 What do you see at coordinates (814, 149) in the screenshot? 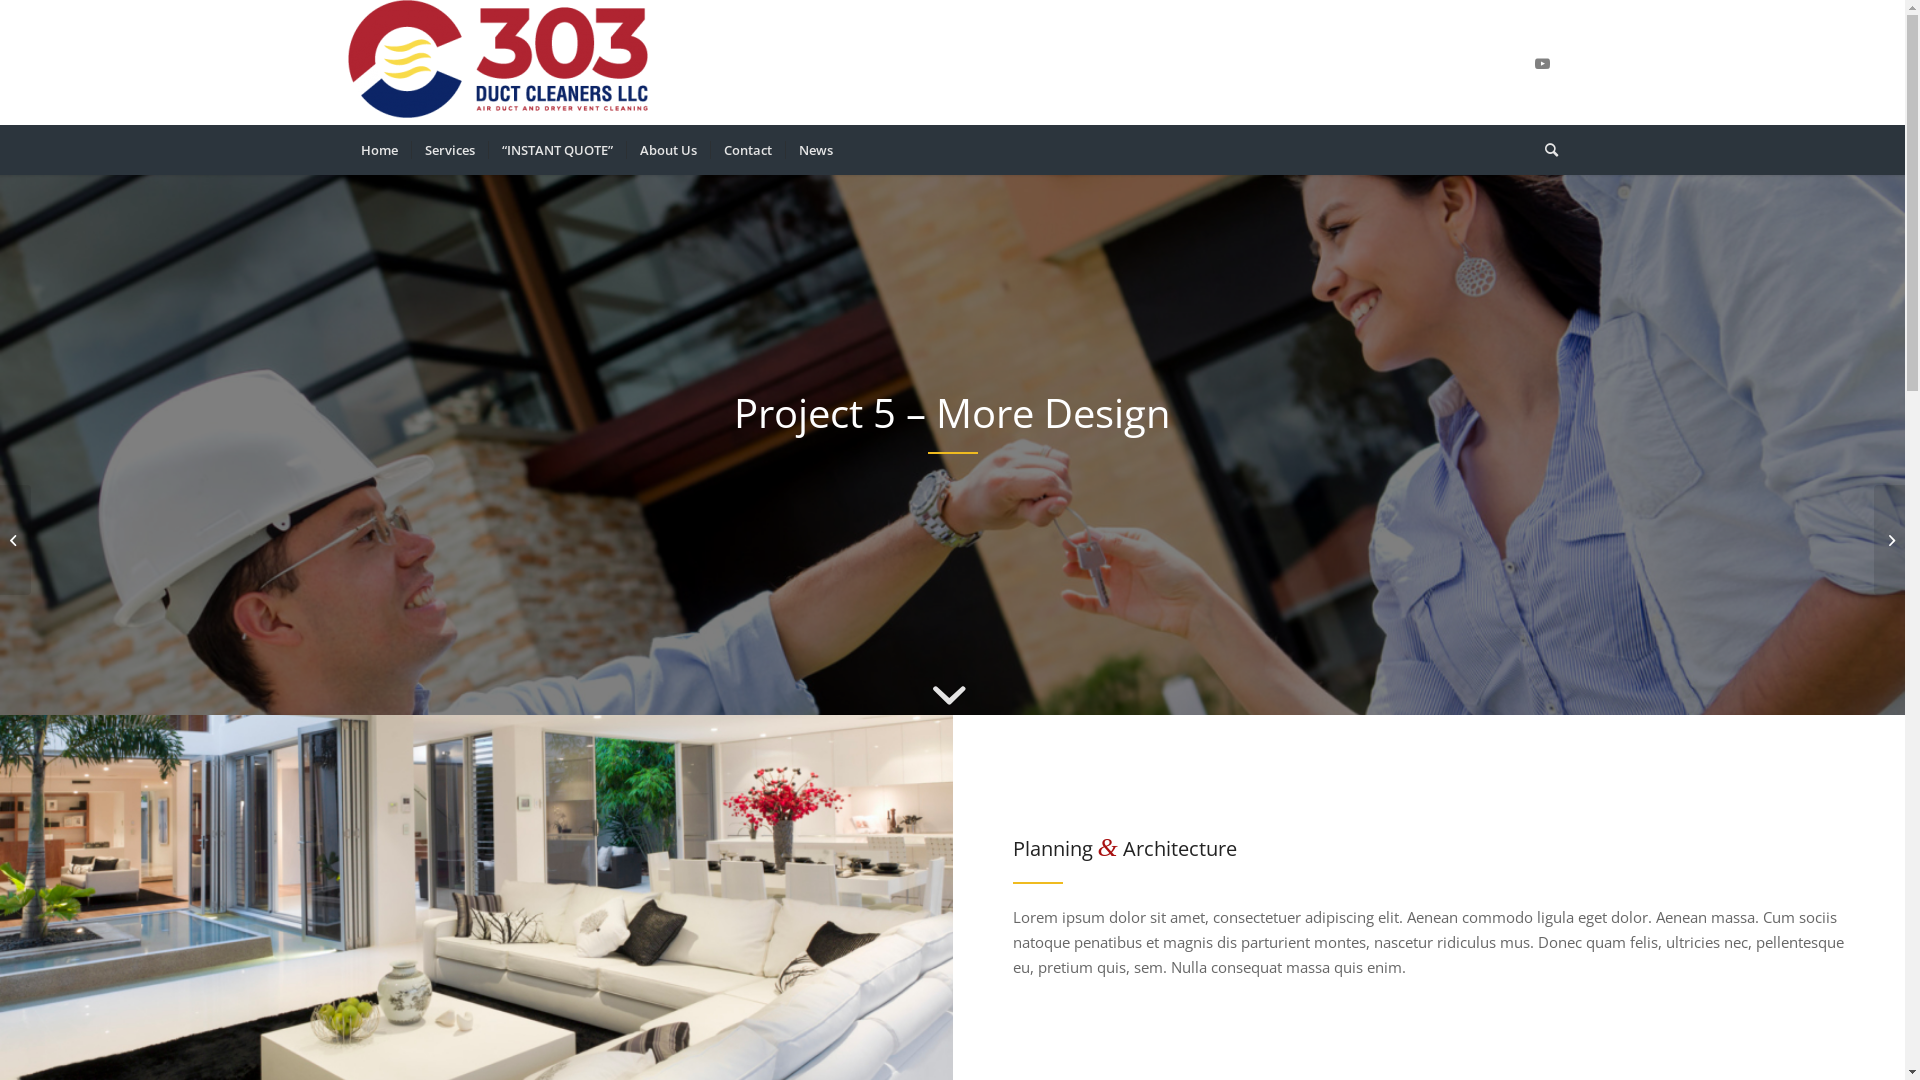
I see `'News'` at bounding box center [814, 149].